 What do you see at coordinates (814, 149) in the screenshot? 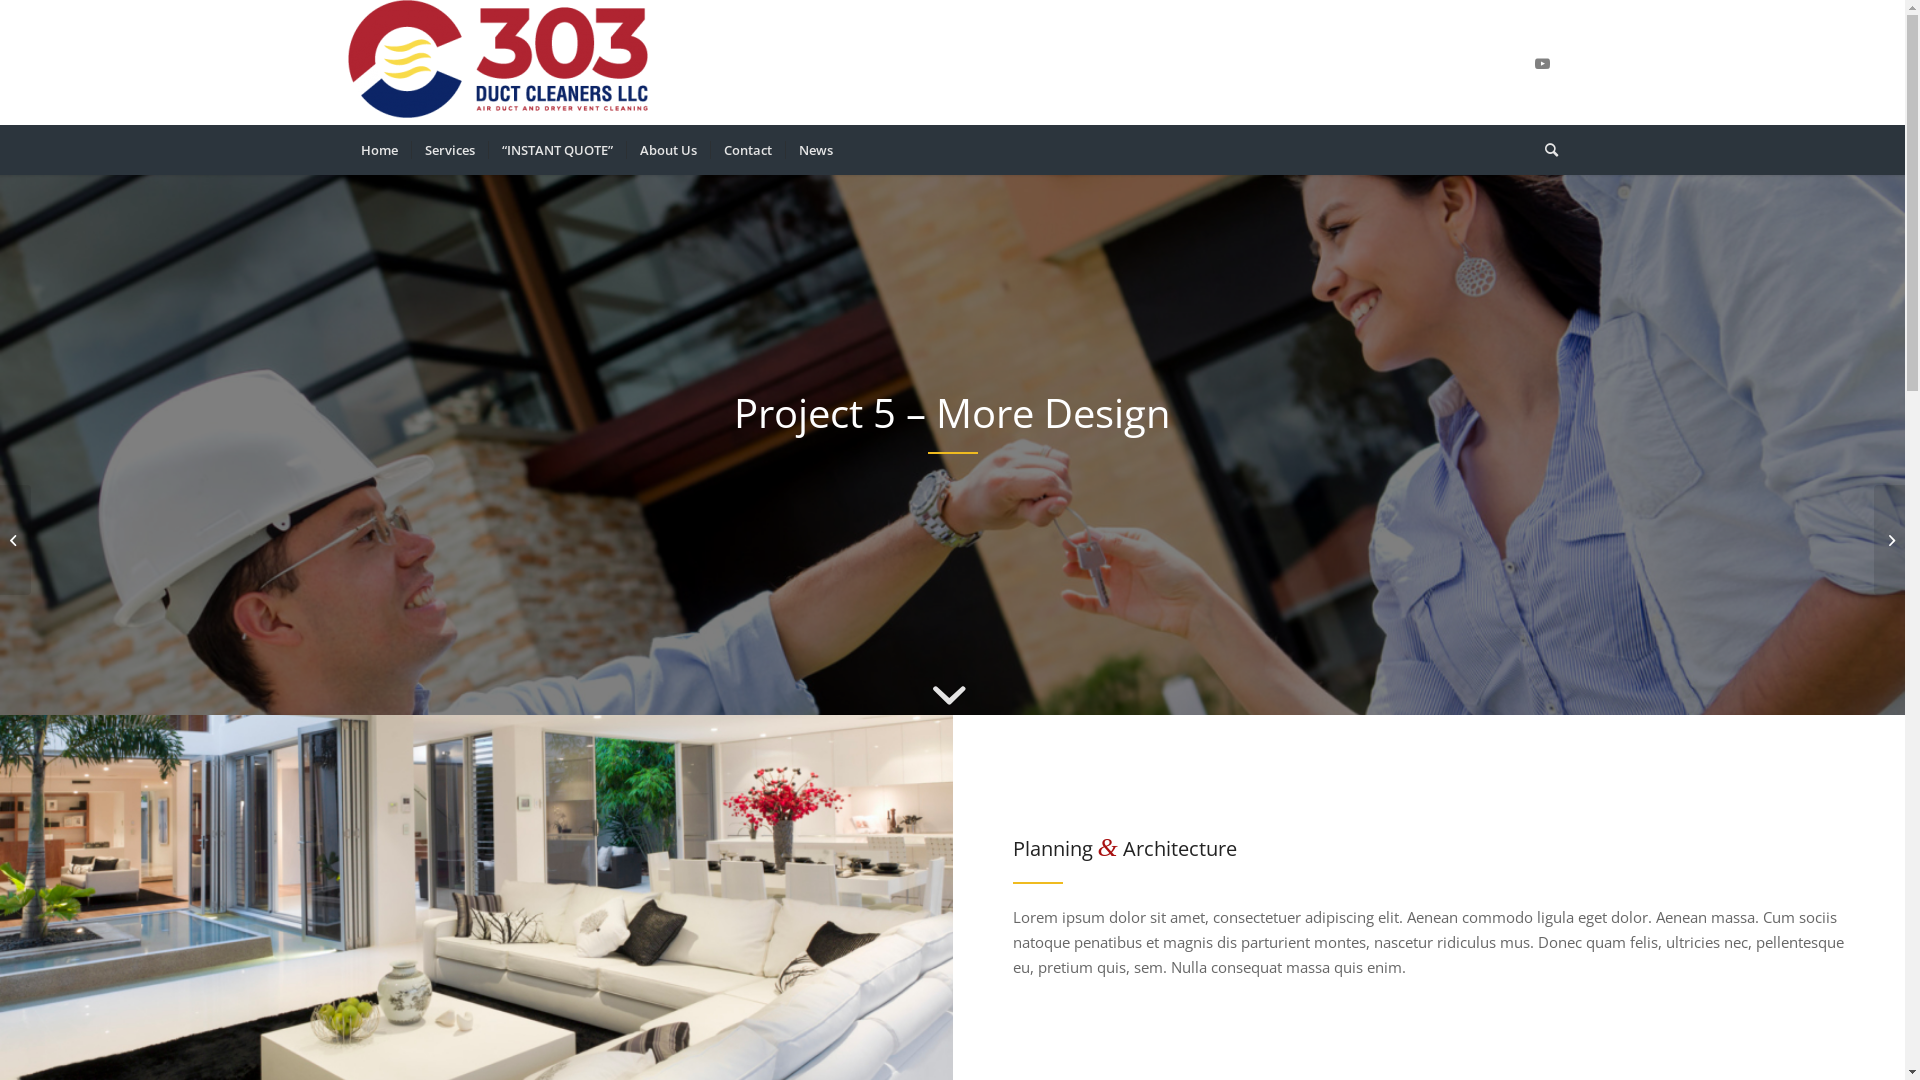
I see `'News'` at bounding box center [814, 149].